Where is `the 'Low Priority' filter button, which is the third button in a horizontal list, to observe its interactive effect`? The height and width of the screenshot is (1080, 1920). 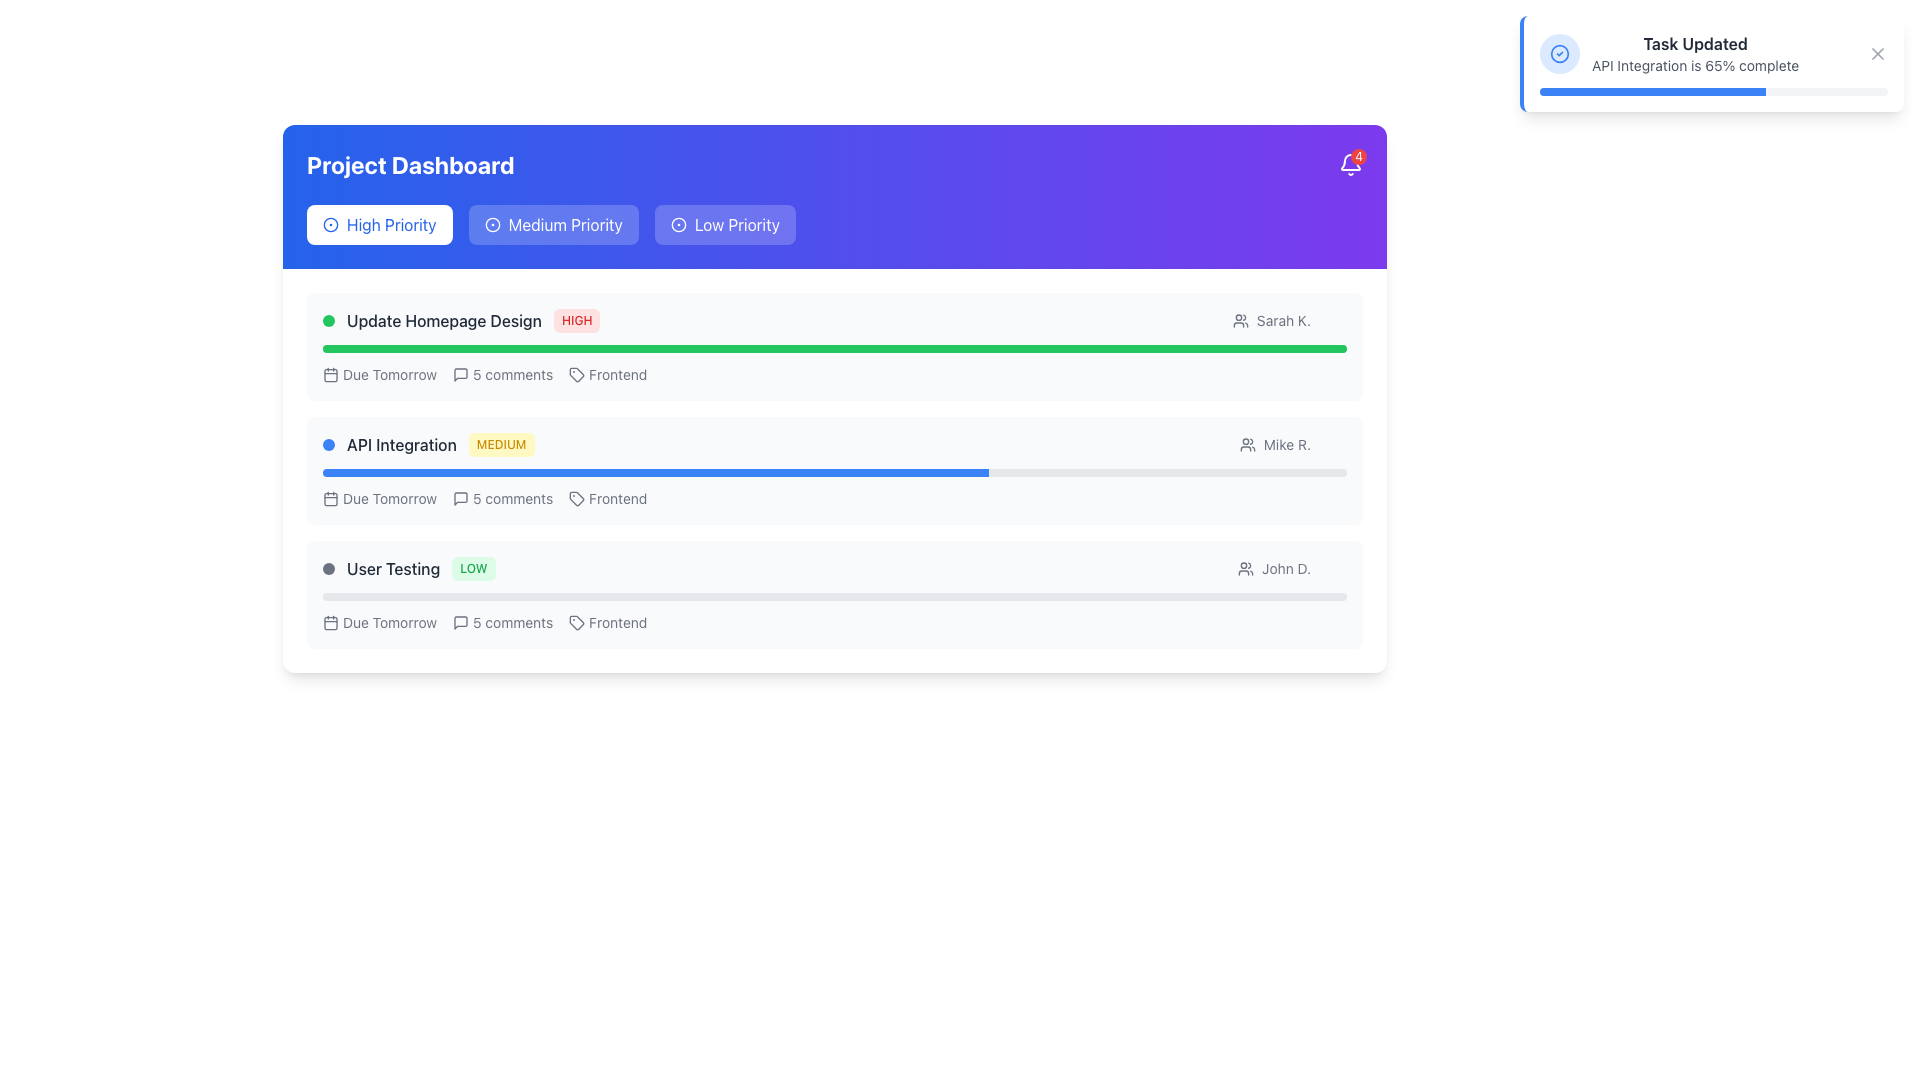
the 'Low Priority' filter button, which is the third button in a horizontal list, to observe its interactive effect is located at coordinates (724, 224).